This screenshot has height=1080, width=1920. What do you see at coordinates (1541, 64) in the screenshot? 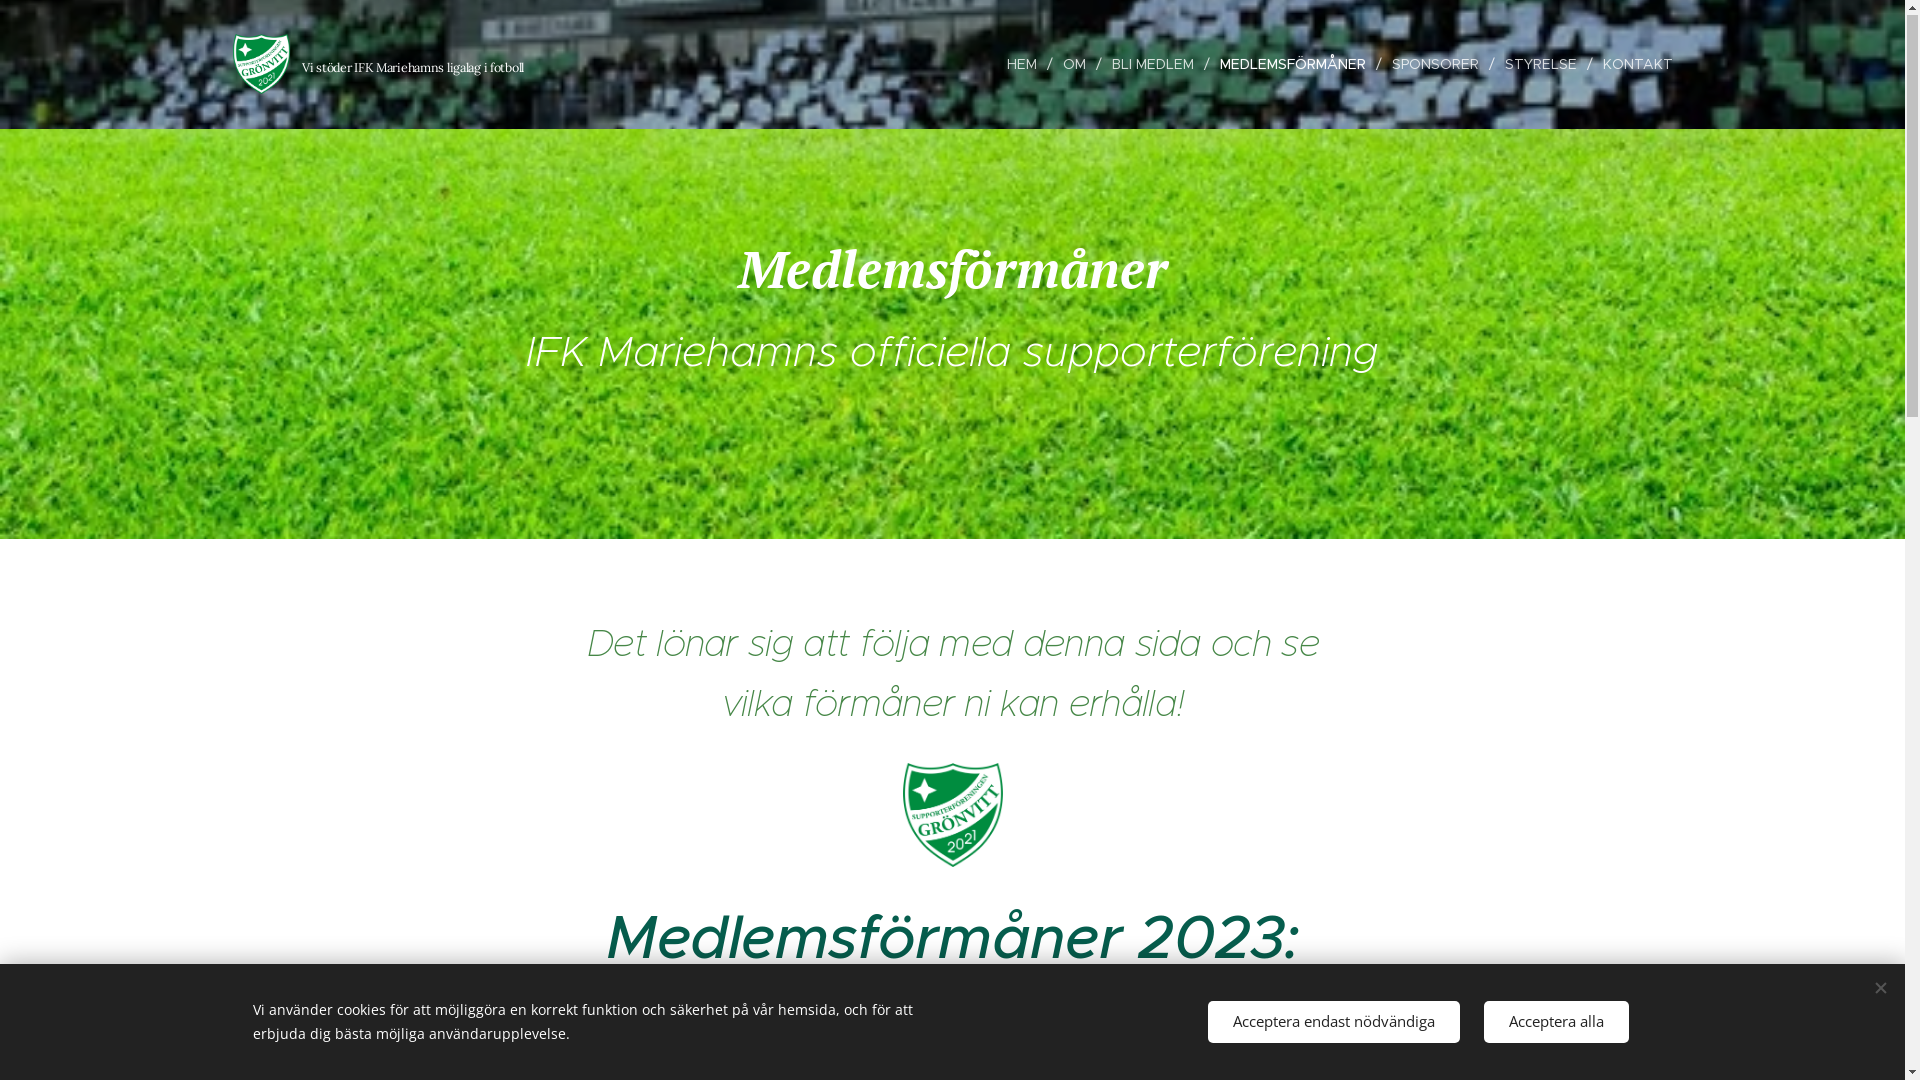
I see `'STYRELSE'` at bounding box center [1541, 64].